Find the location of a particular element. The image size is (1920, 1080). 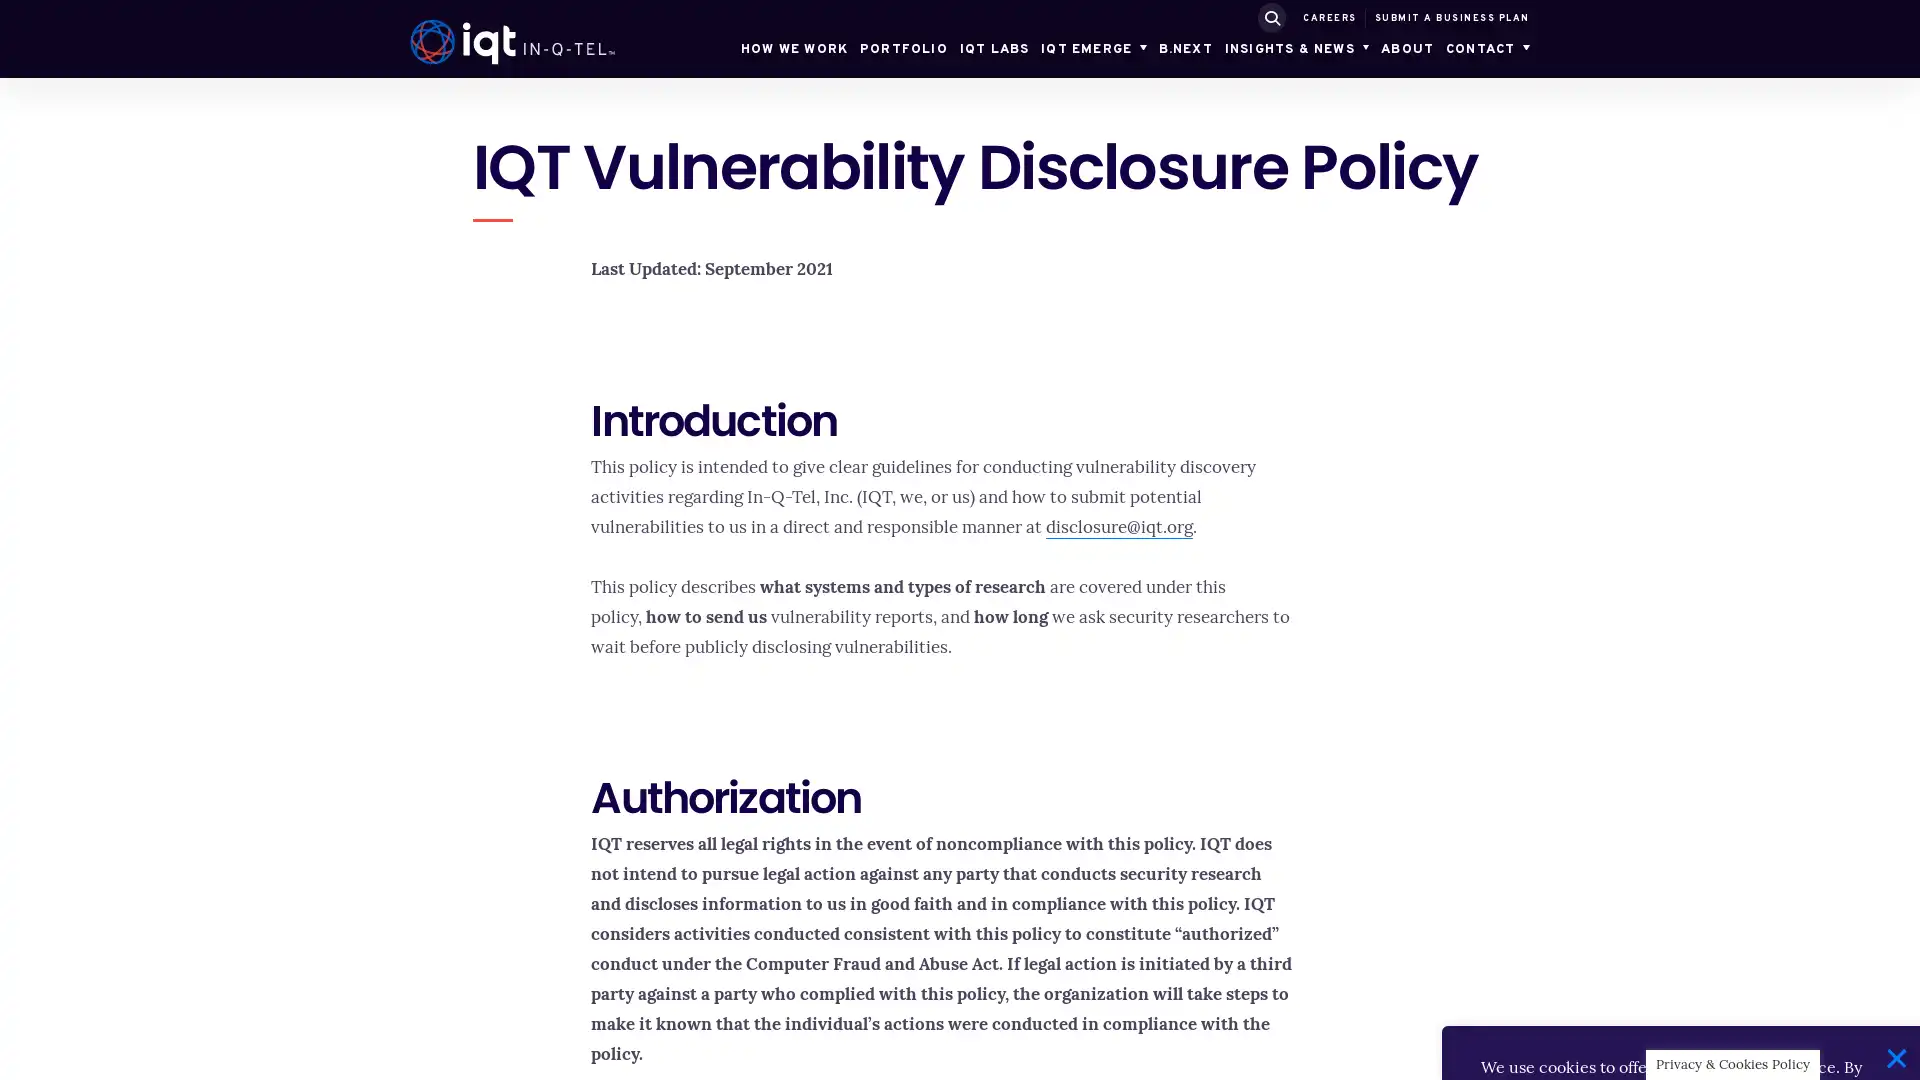

SUBMIT is located at coordinates (1270, 17).